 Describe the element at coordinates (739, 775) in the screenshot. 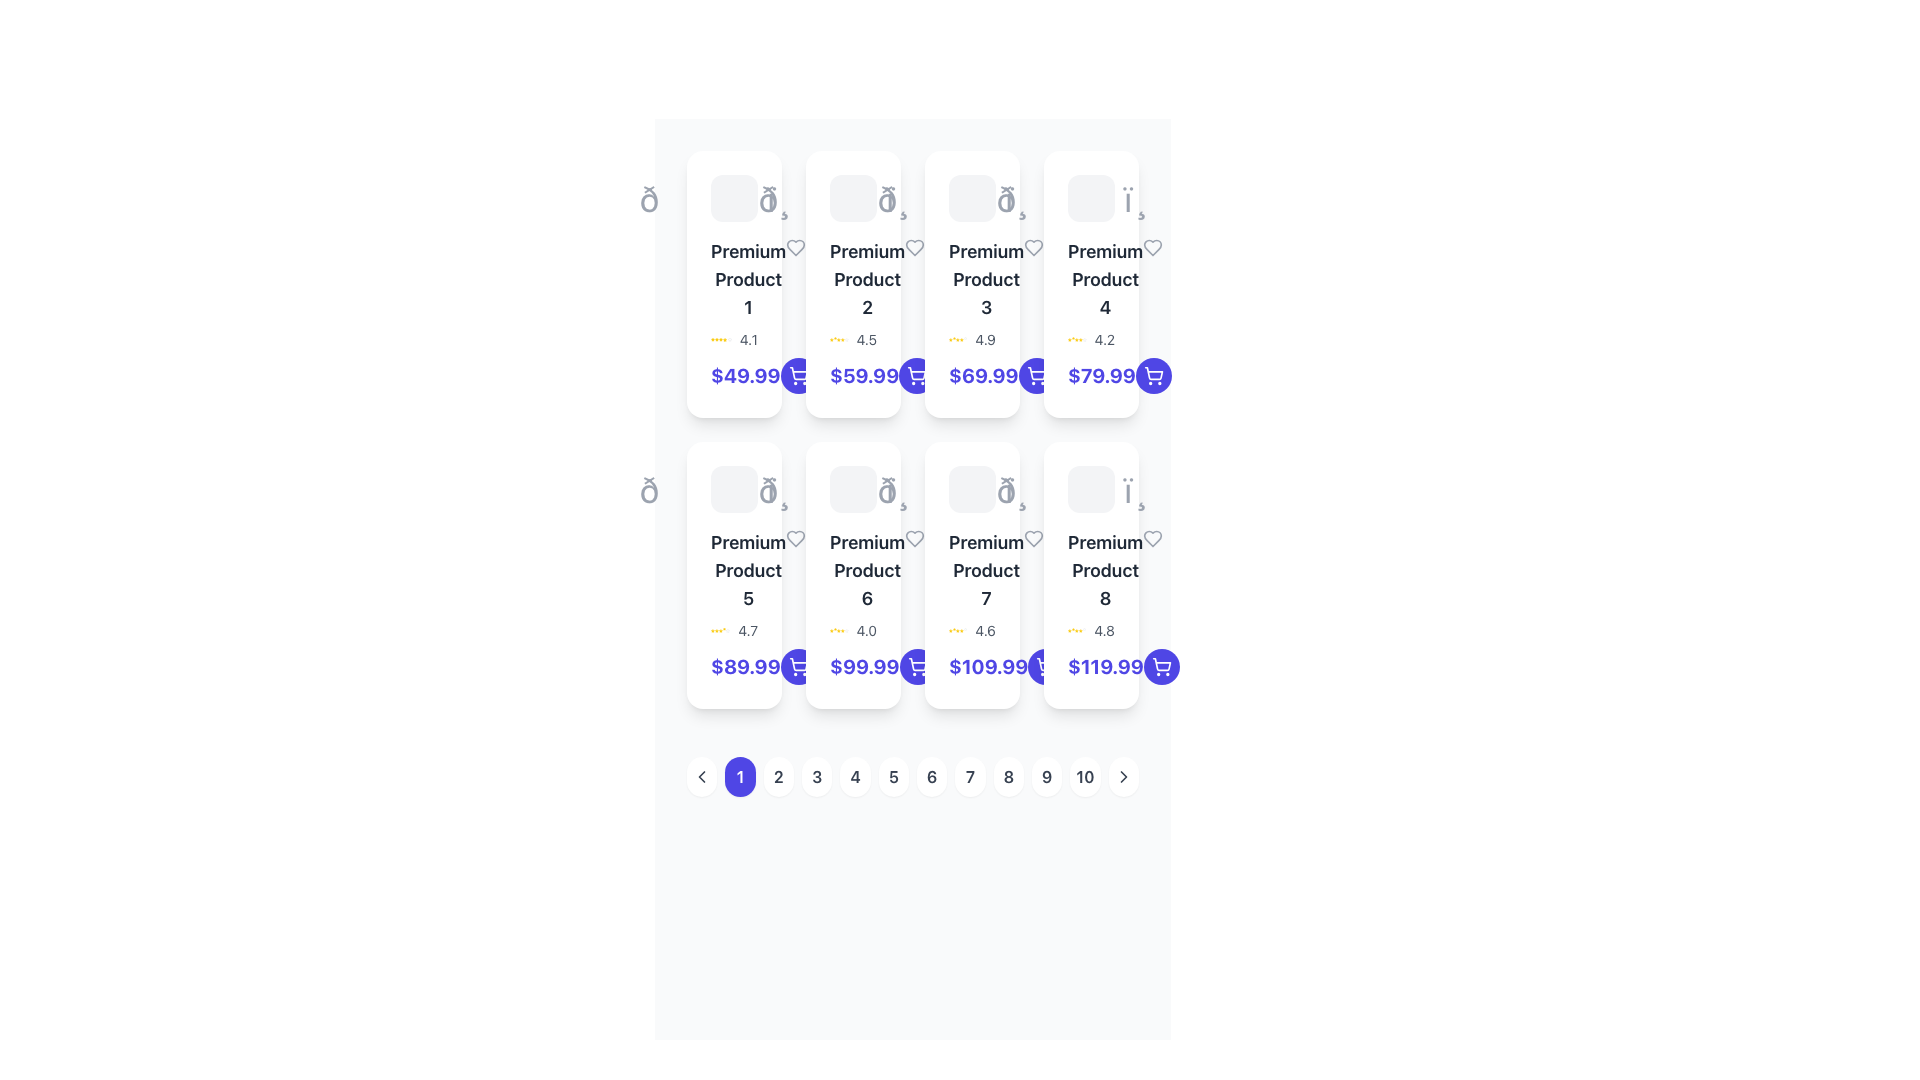

I see `the pagination button that selects page 1, which is the second circular button in the sequence located between a leftward-facing arrow and the button labeled '2'` at that location.